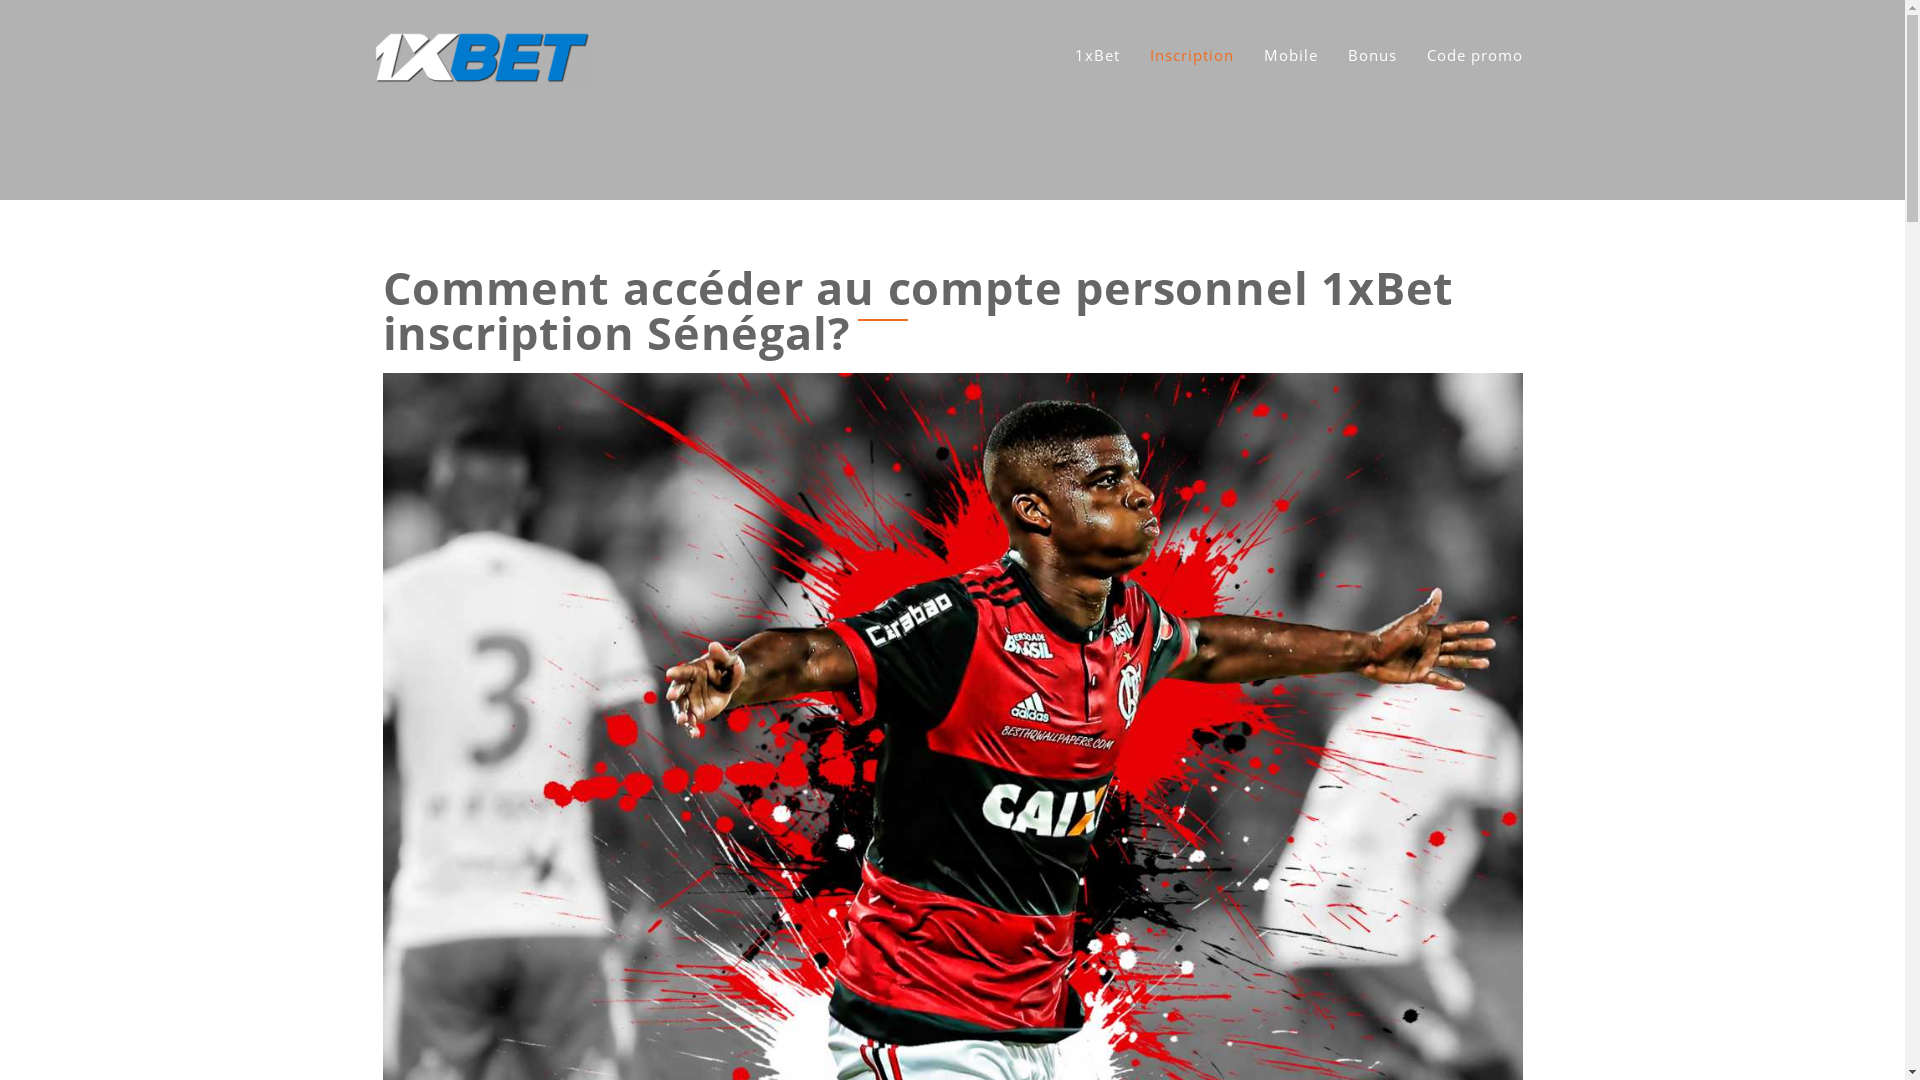  I want to click on 'Bonus', so click(1371, 53).